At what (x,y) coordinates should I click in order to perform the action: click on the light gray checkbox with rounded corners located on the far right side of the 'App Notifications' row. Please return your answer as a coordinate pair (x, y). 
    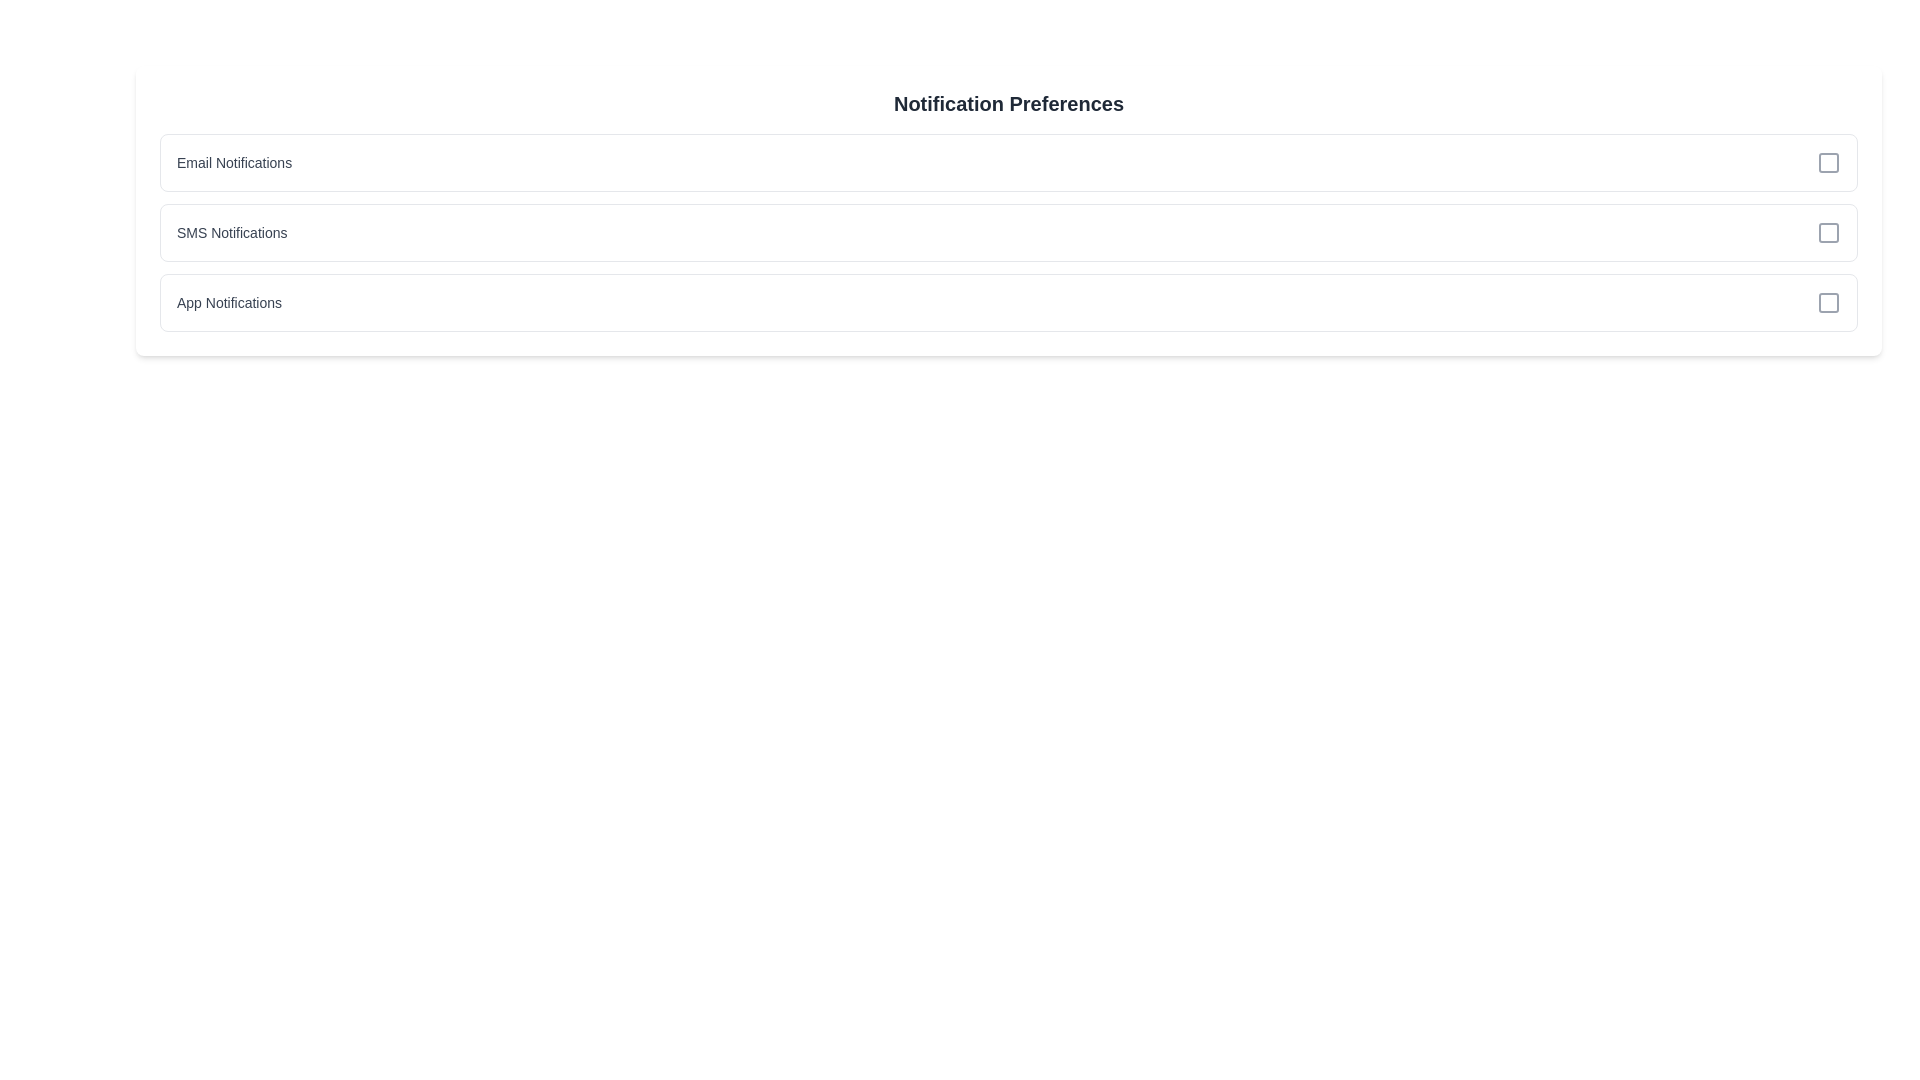
    Looking at the image, I should click on (1828, 303).